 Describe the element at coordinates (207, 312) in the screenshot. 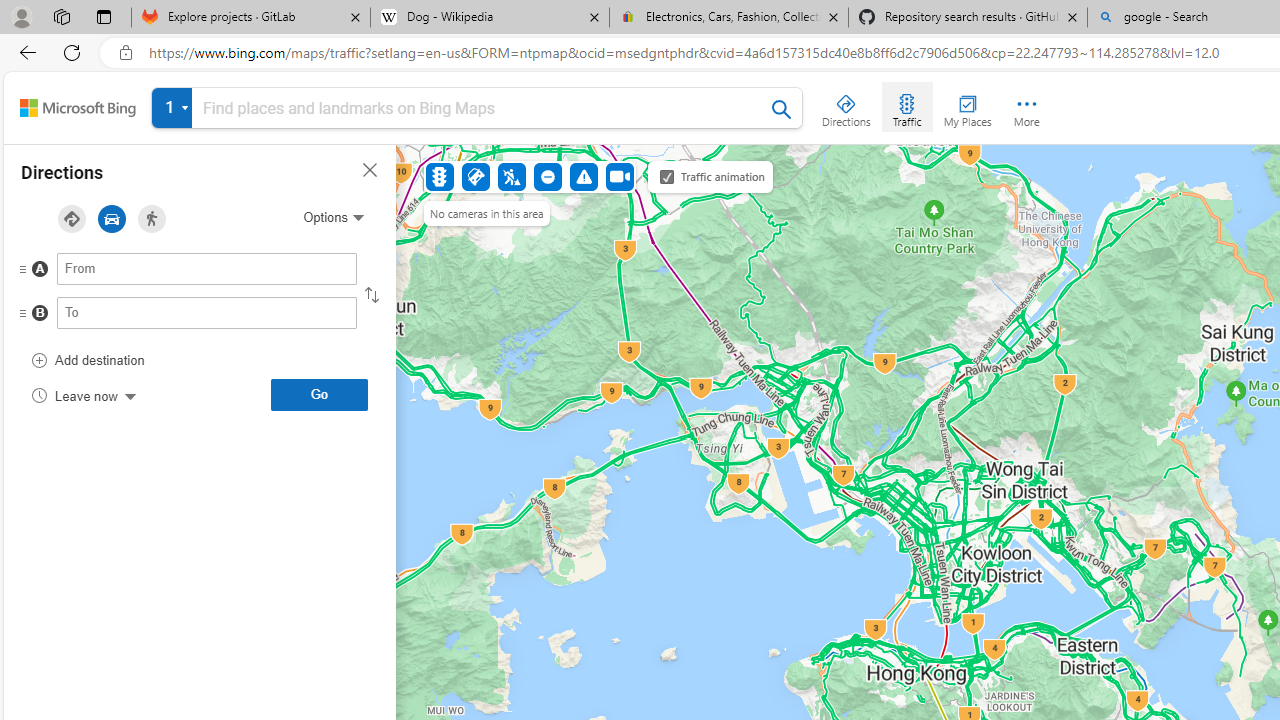

I see `'To'` at that location.